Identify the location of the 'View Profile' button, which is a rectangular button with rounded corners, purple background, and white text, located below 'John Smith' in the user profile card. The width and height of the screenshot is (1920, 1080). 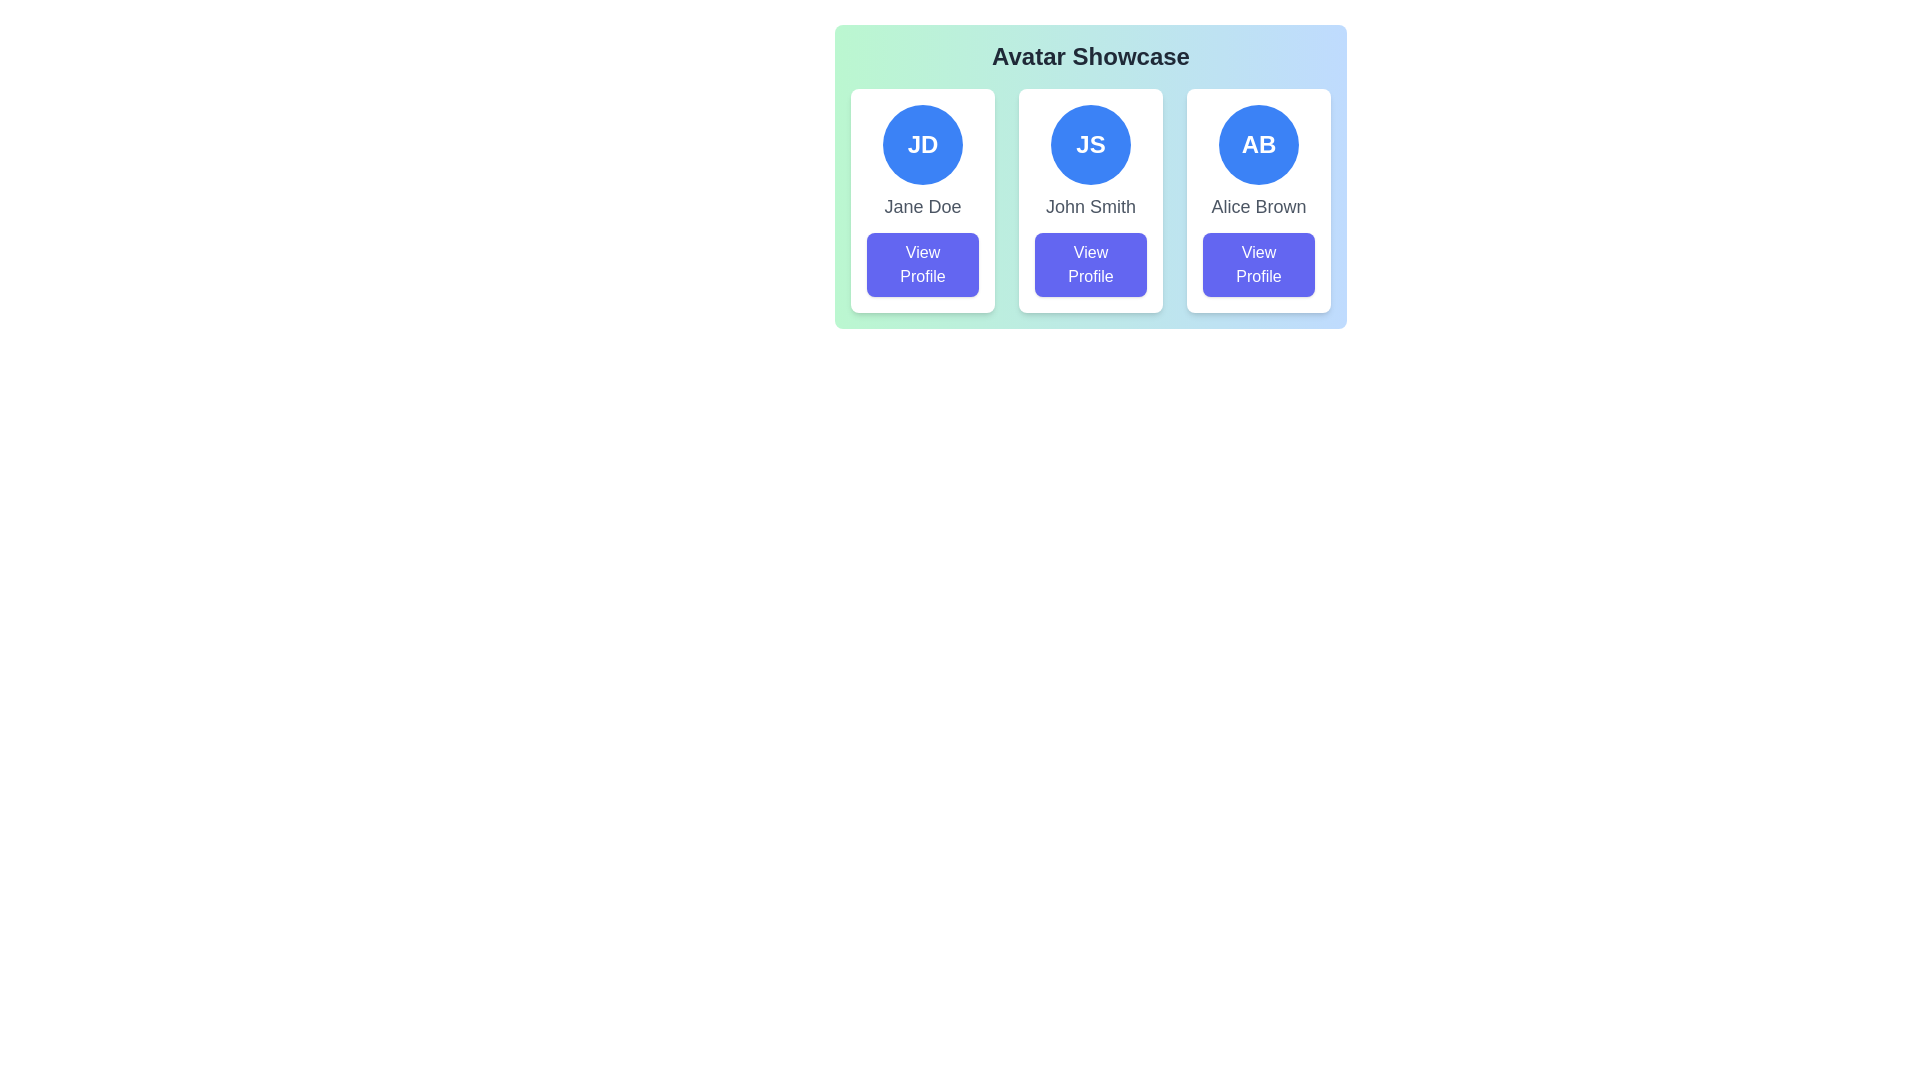
(1089, 264).